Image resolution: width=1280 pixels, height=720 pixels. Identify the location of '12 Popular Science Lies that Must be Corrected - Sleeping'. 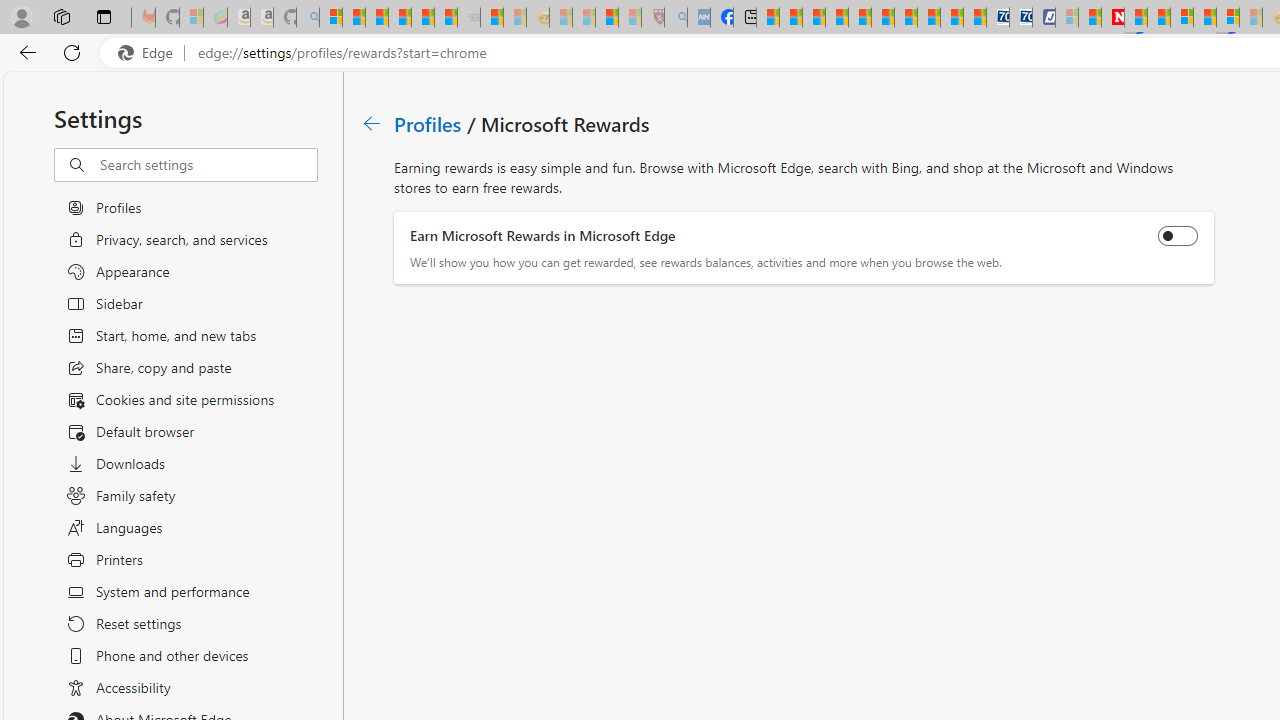
(629, 17).